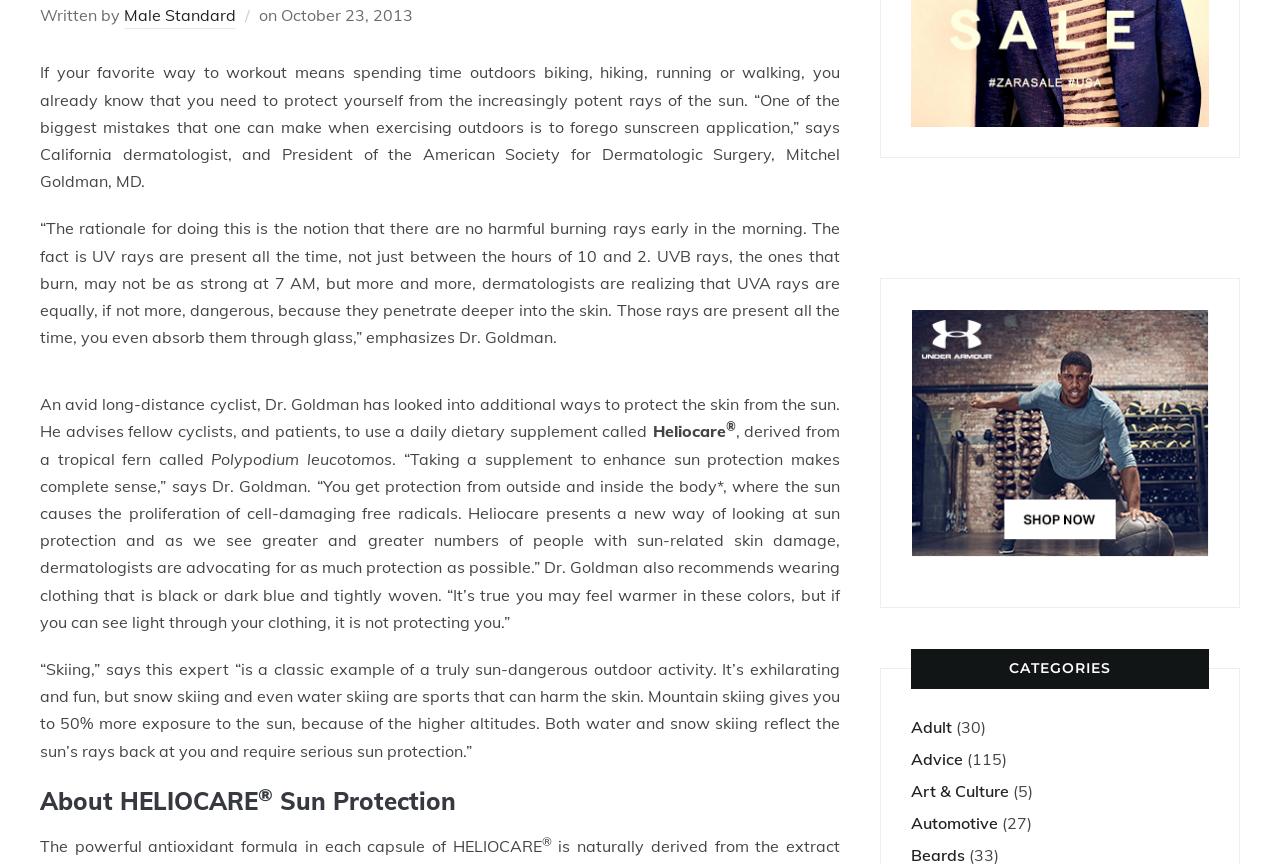  What do you see at coordinates (439, 416) in the screenshot?
I see `'An avid long-distance cyclist, Dr. Goldman has looked into additional ways to protect the skin from the sun. He advises fellow cyclists, and patients, to use a daily dietary supplement called'` at bounding box center [439, 416].